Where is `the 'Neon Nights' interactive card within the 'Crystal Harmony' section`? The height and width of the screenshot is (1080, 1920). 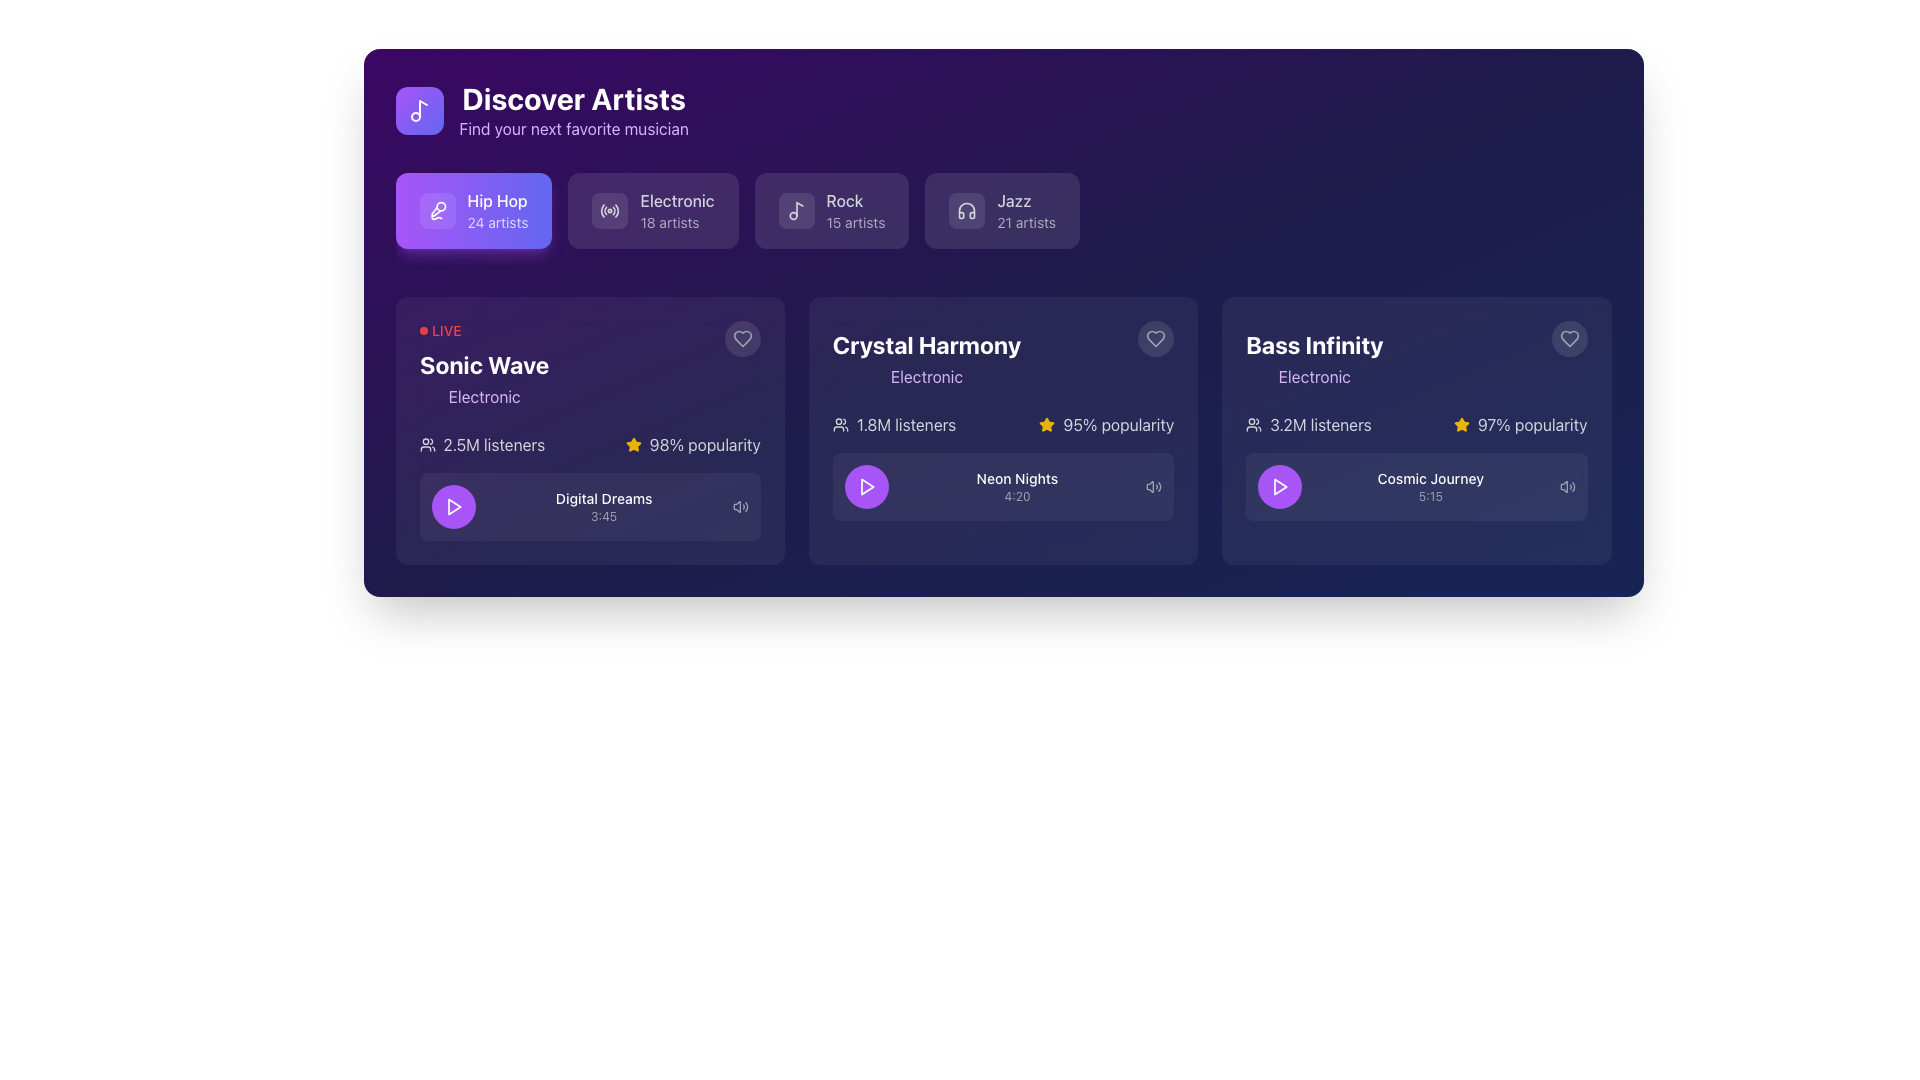
the 'Neon Nights' interactive card within the 'Crystal Harmony' section is located at coordinates (1003, 466).